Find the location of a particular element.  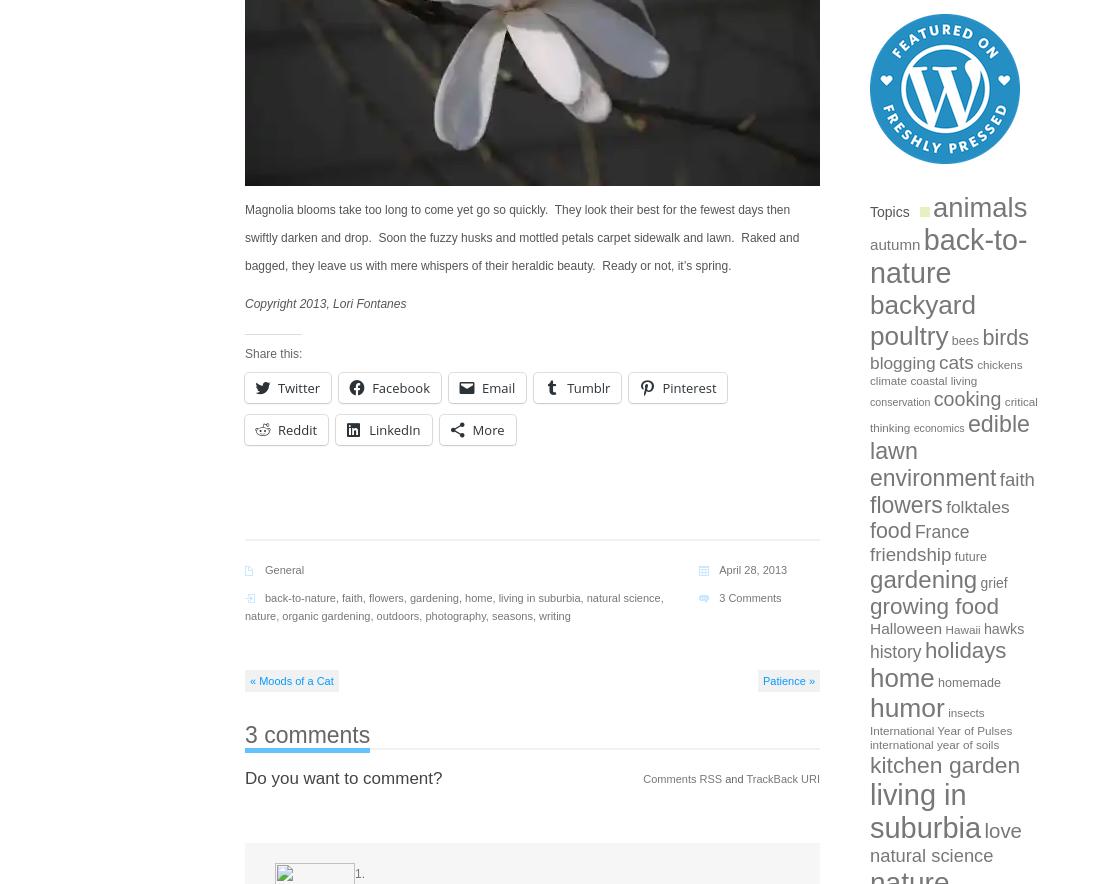

'blogging' is located at coordinates (902, 361).